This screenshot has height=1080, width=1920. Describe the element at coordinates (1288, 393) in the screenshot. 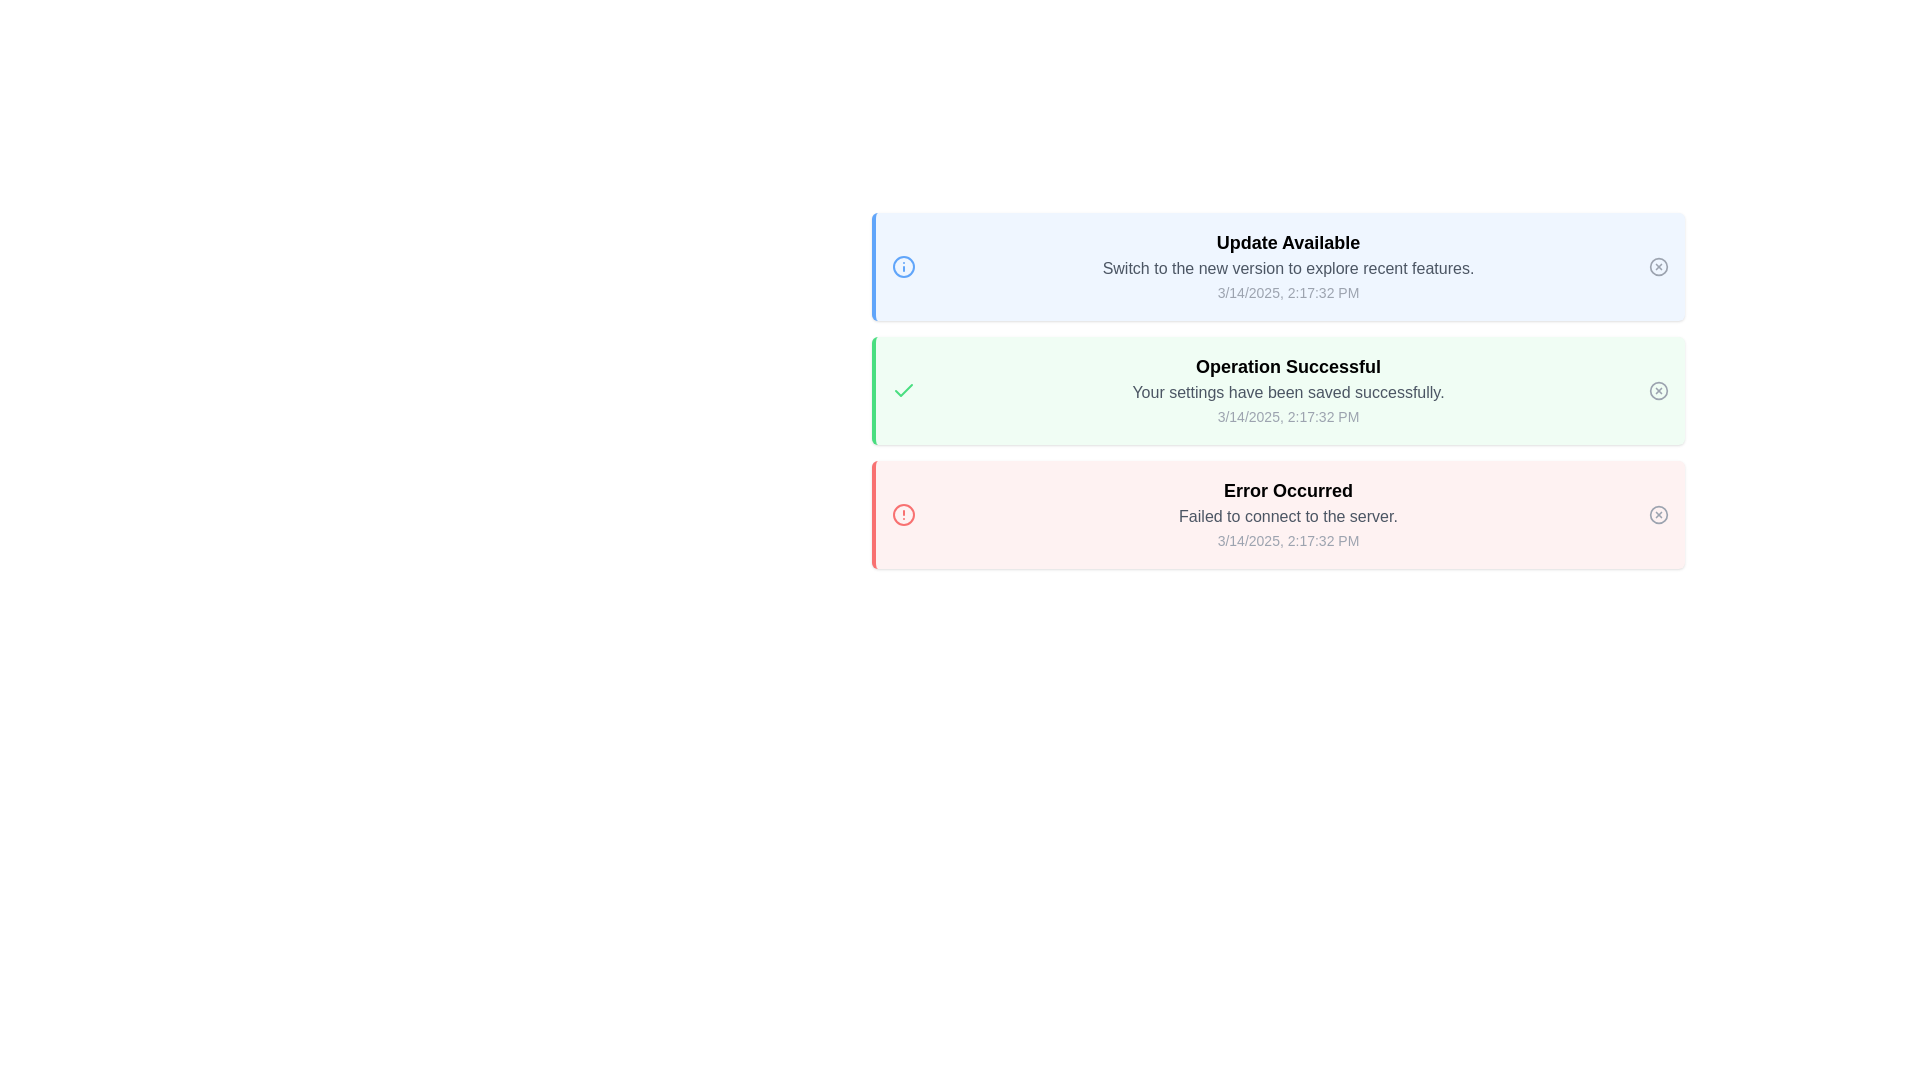

I see `static text message stating 'Your settings have been saved successfully.' located in the notification card with the title 'Operation Successful'` at that location.